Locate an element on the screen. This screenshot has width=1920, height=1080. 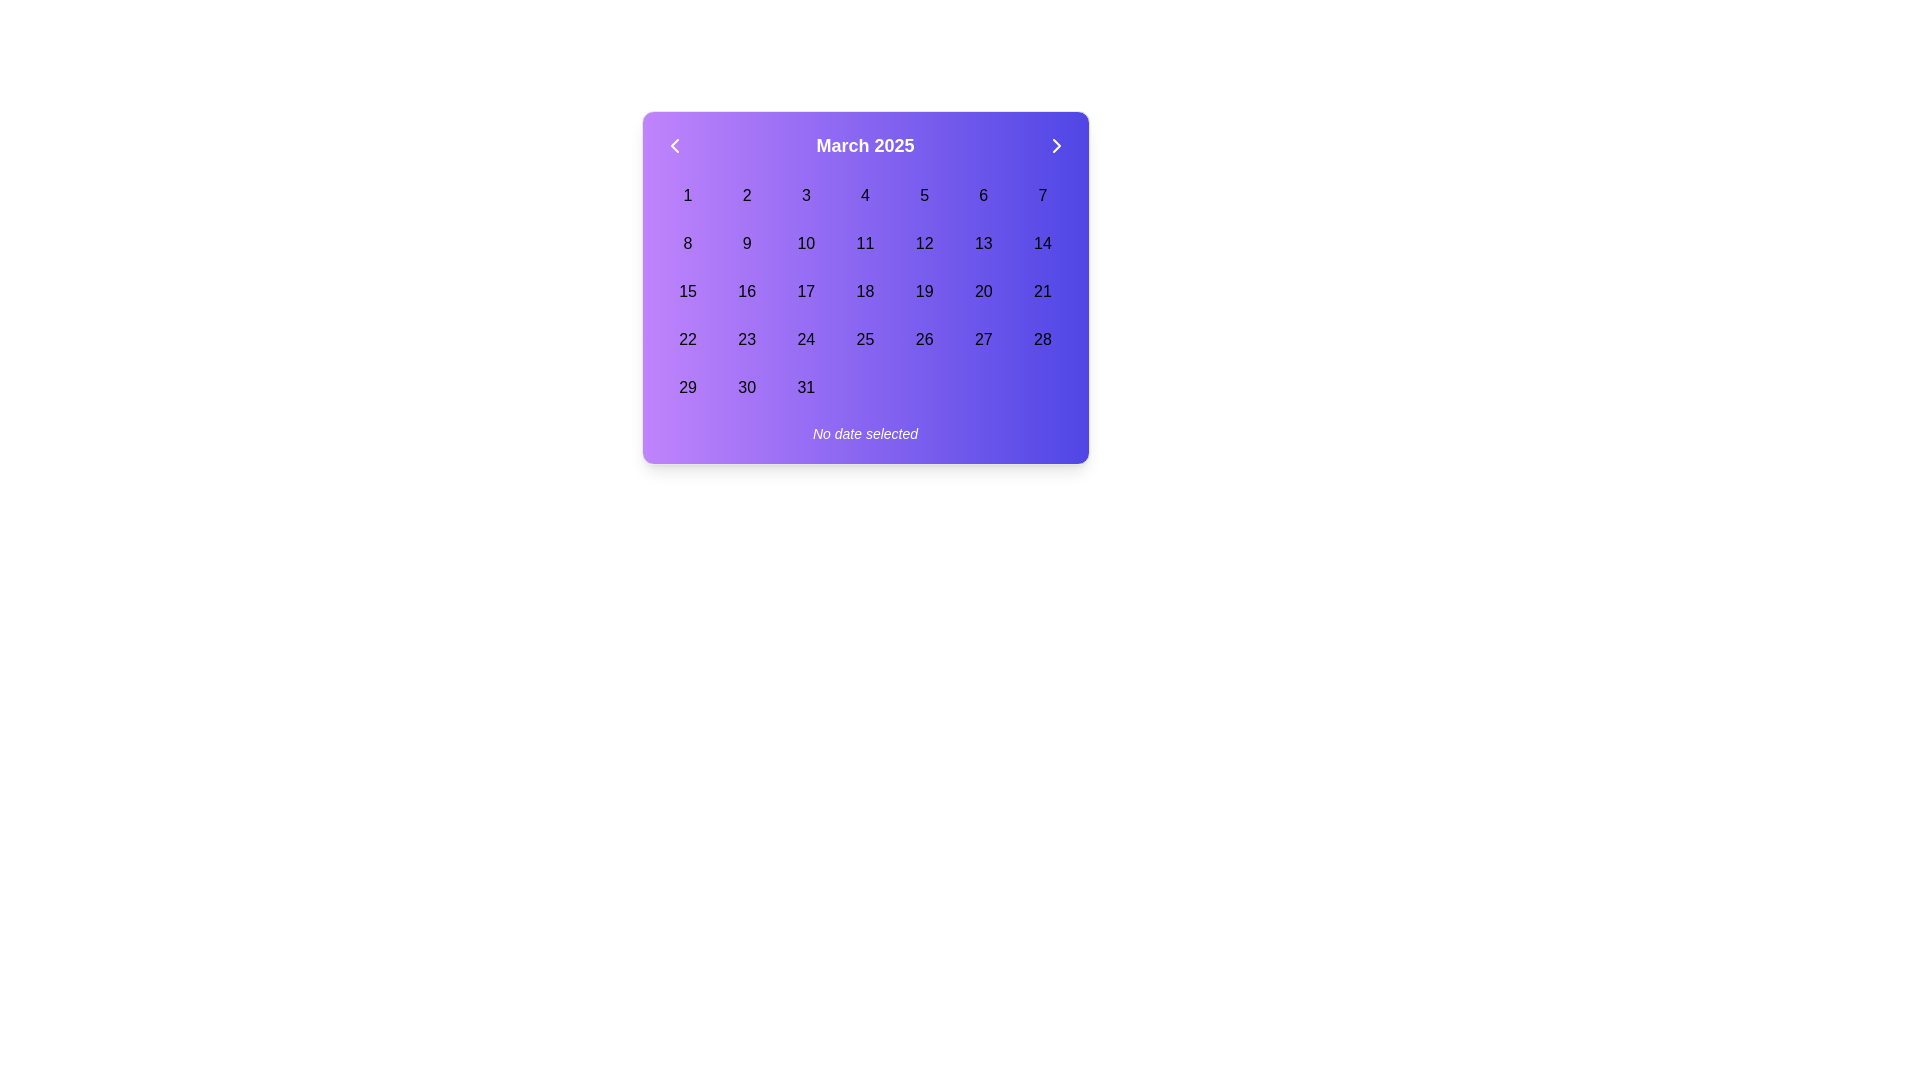
the button representing the 28th day of the month in the calendar interface is located at coordinates (1041, 338).